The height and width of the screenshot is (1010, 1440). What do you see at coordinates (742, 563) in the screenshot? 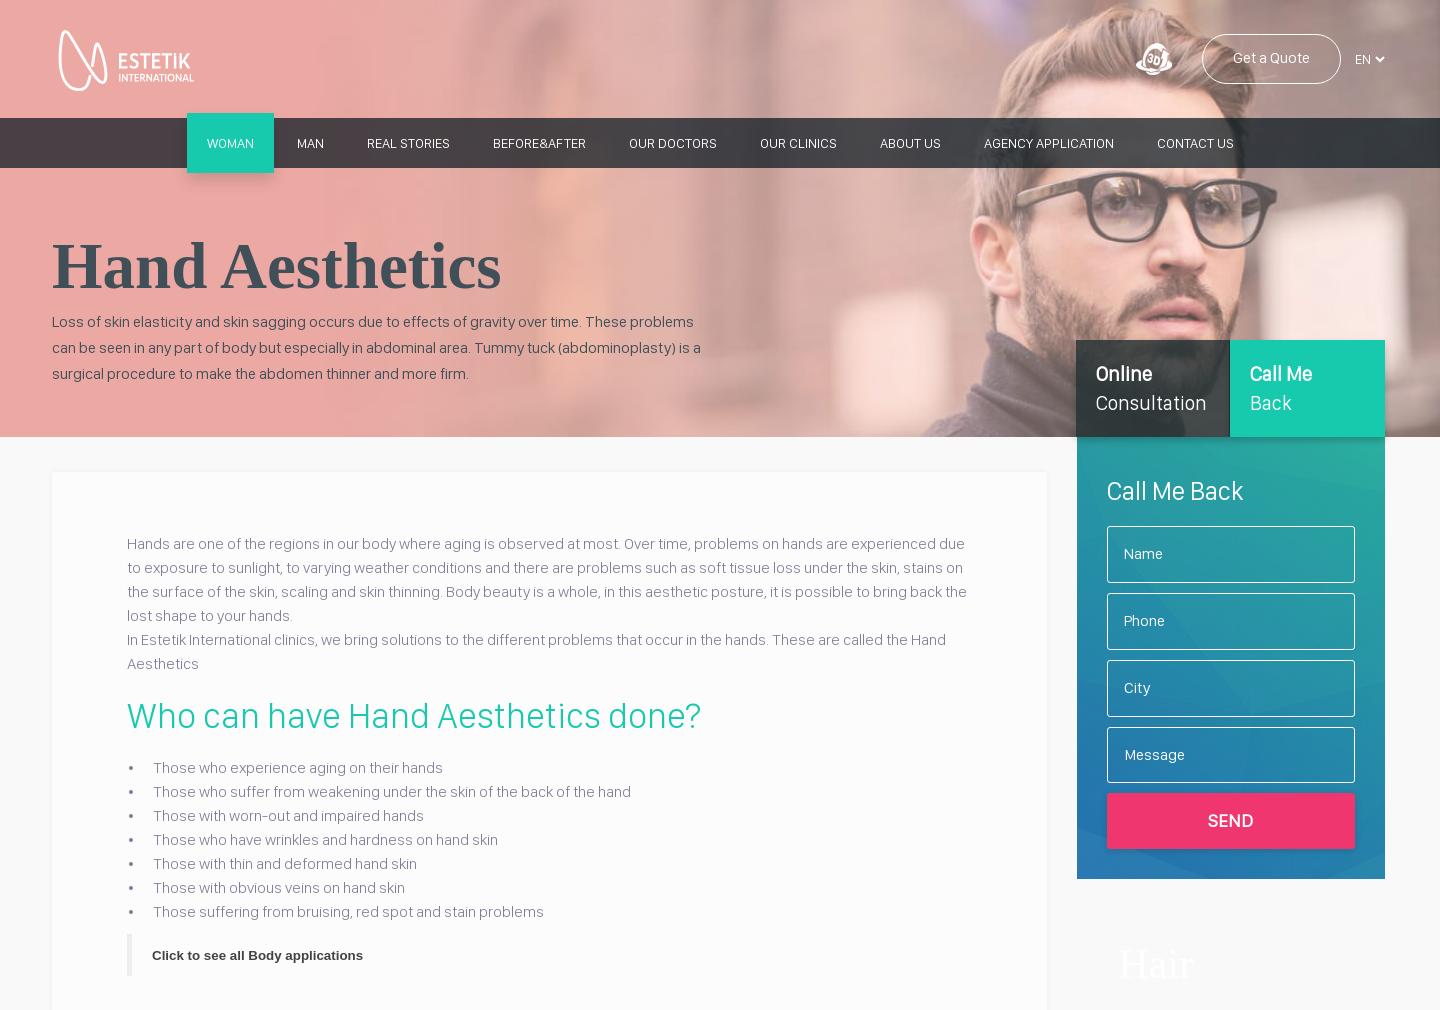
I see `'Penis Thickening'` at bounding box center [742, 563].